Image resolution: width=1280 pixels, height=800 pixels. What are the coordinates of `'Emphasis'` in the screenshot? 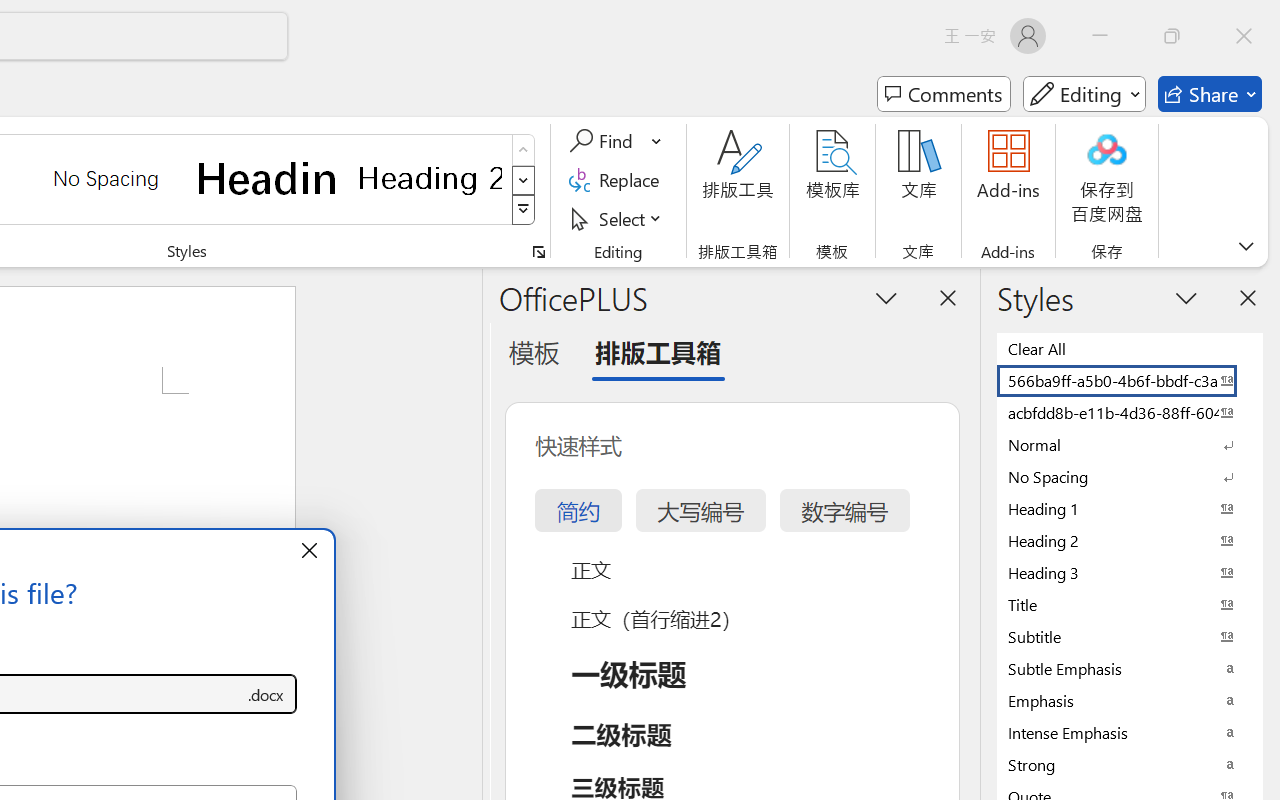 It's located at (1130, 700).